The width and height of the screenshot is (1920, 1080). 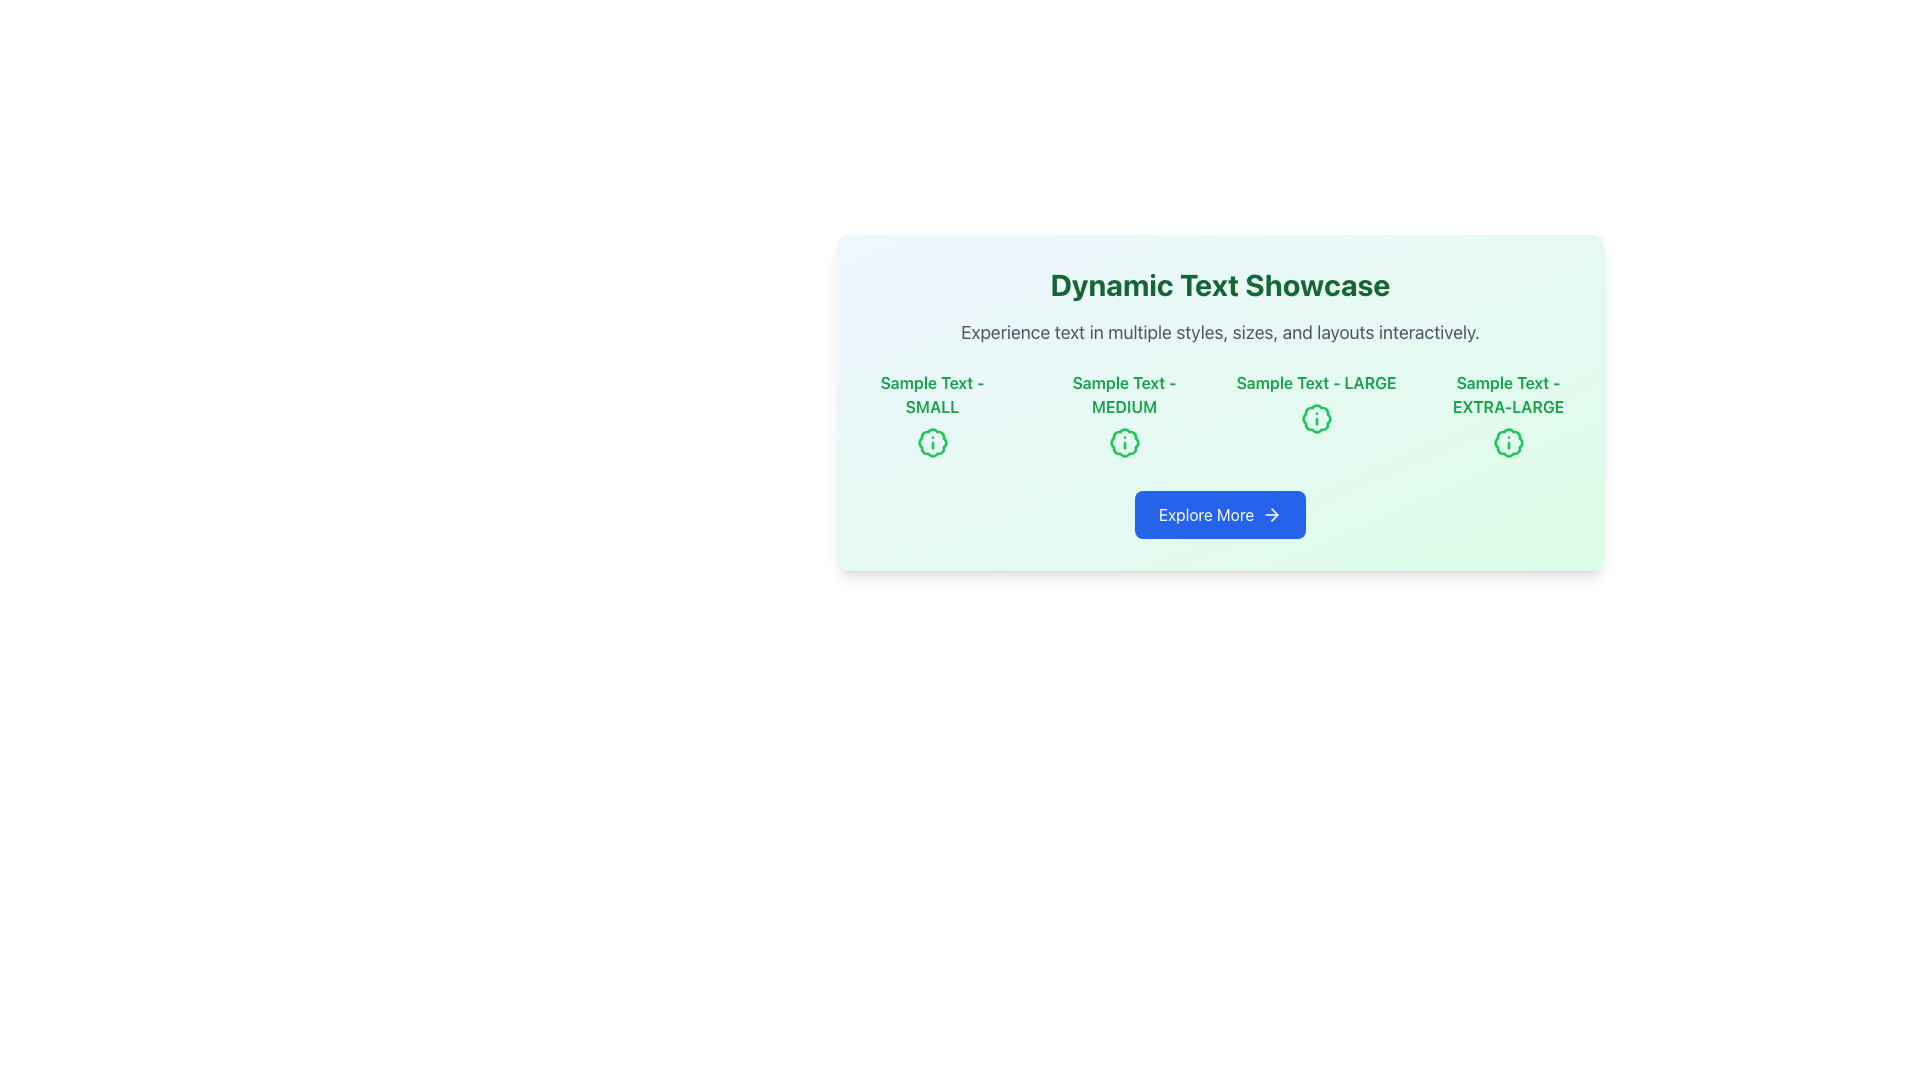 I want to click on the green circular icon with a dotted outline and a central dot, which is positioned beneath the text 'Sample Text - LARGE', so click(x=1316, y=418).